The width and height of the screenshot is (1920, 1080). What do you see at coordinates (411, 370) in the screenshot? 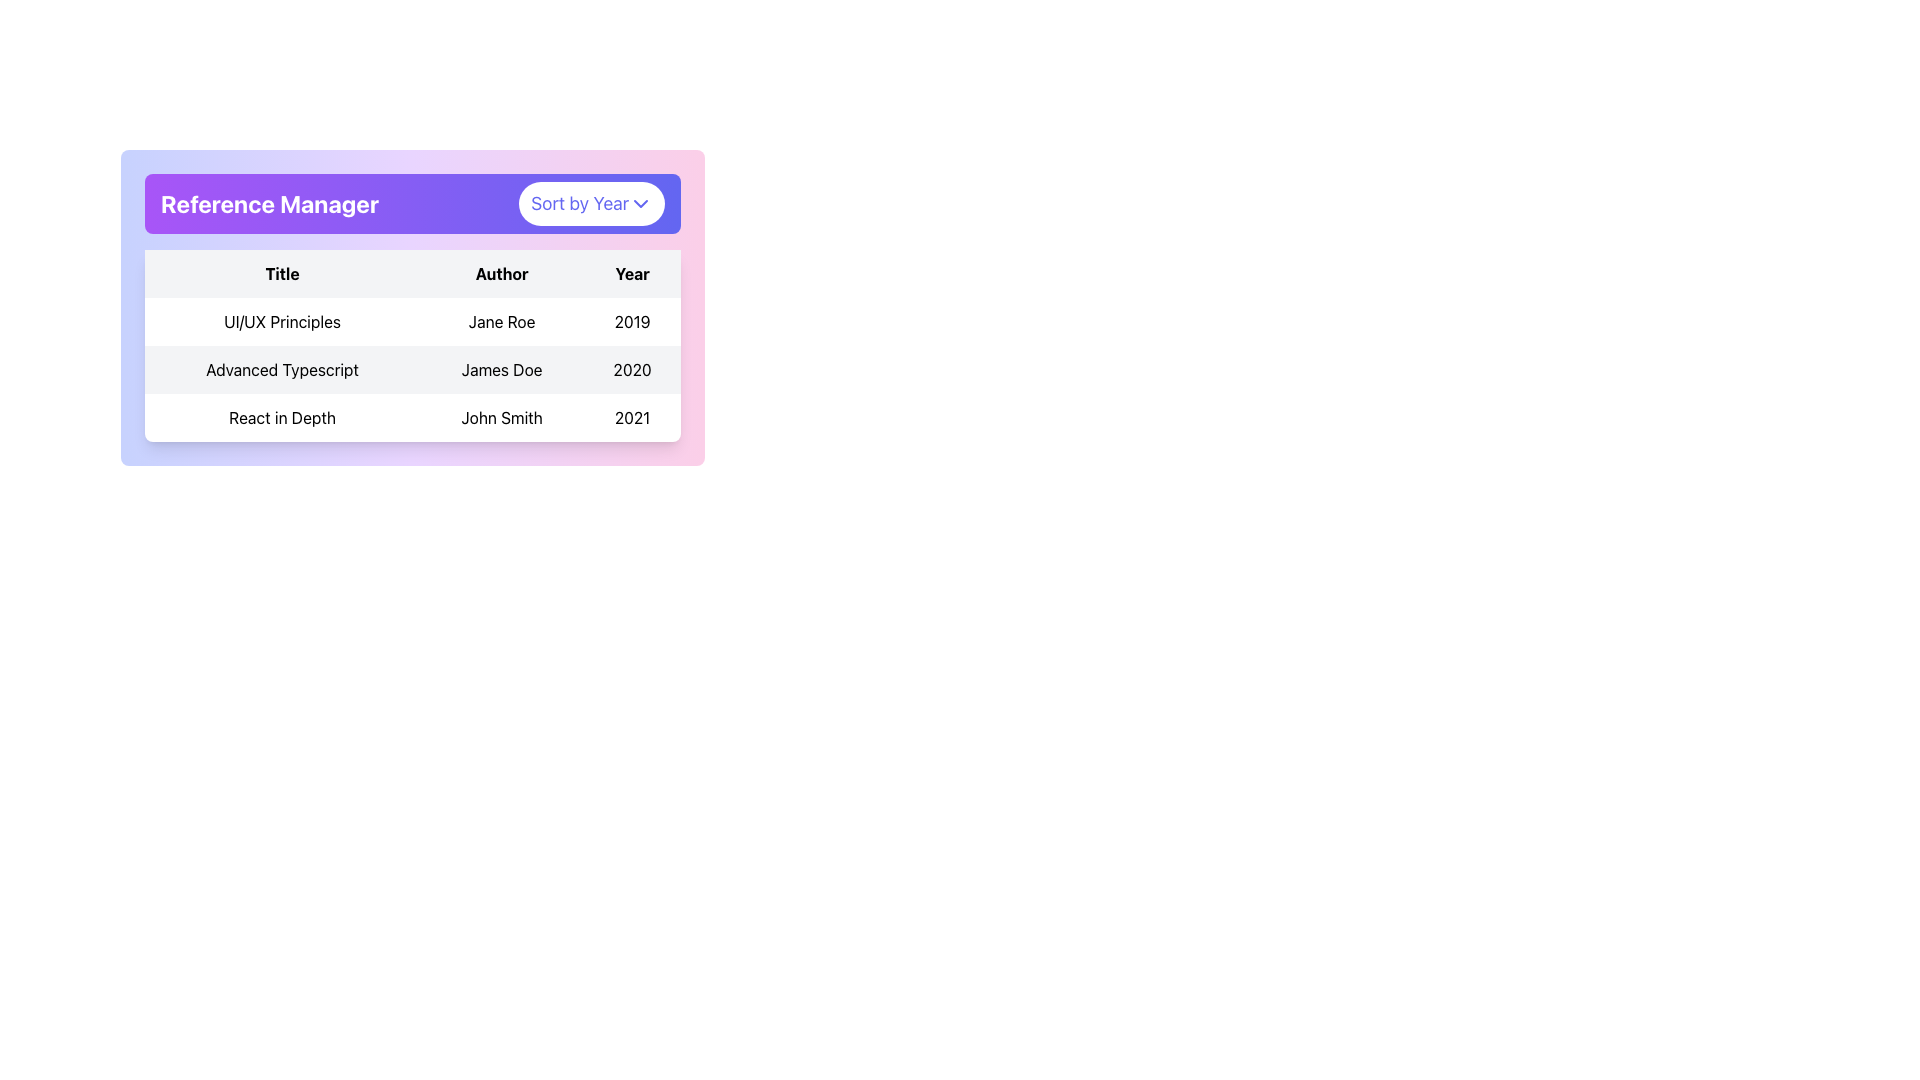
I see `the second row in the 'Reference Manager' table, which contains the entry for 'Advanced Typescript' by 'James Doe' published in '2020'` at bounding box center [411, 370].